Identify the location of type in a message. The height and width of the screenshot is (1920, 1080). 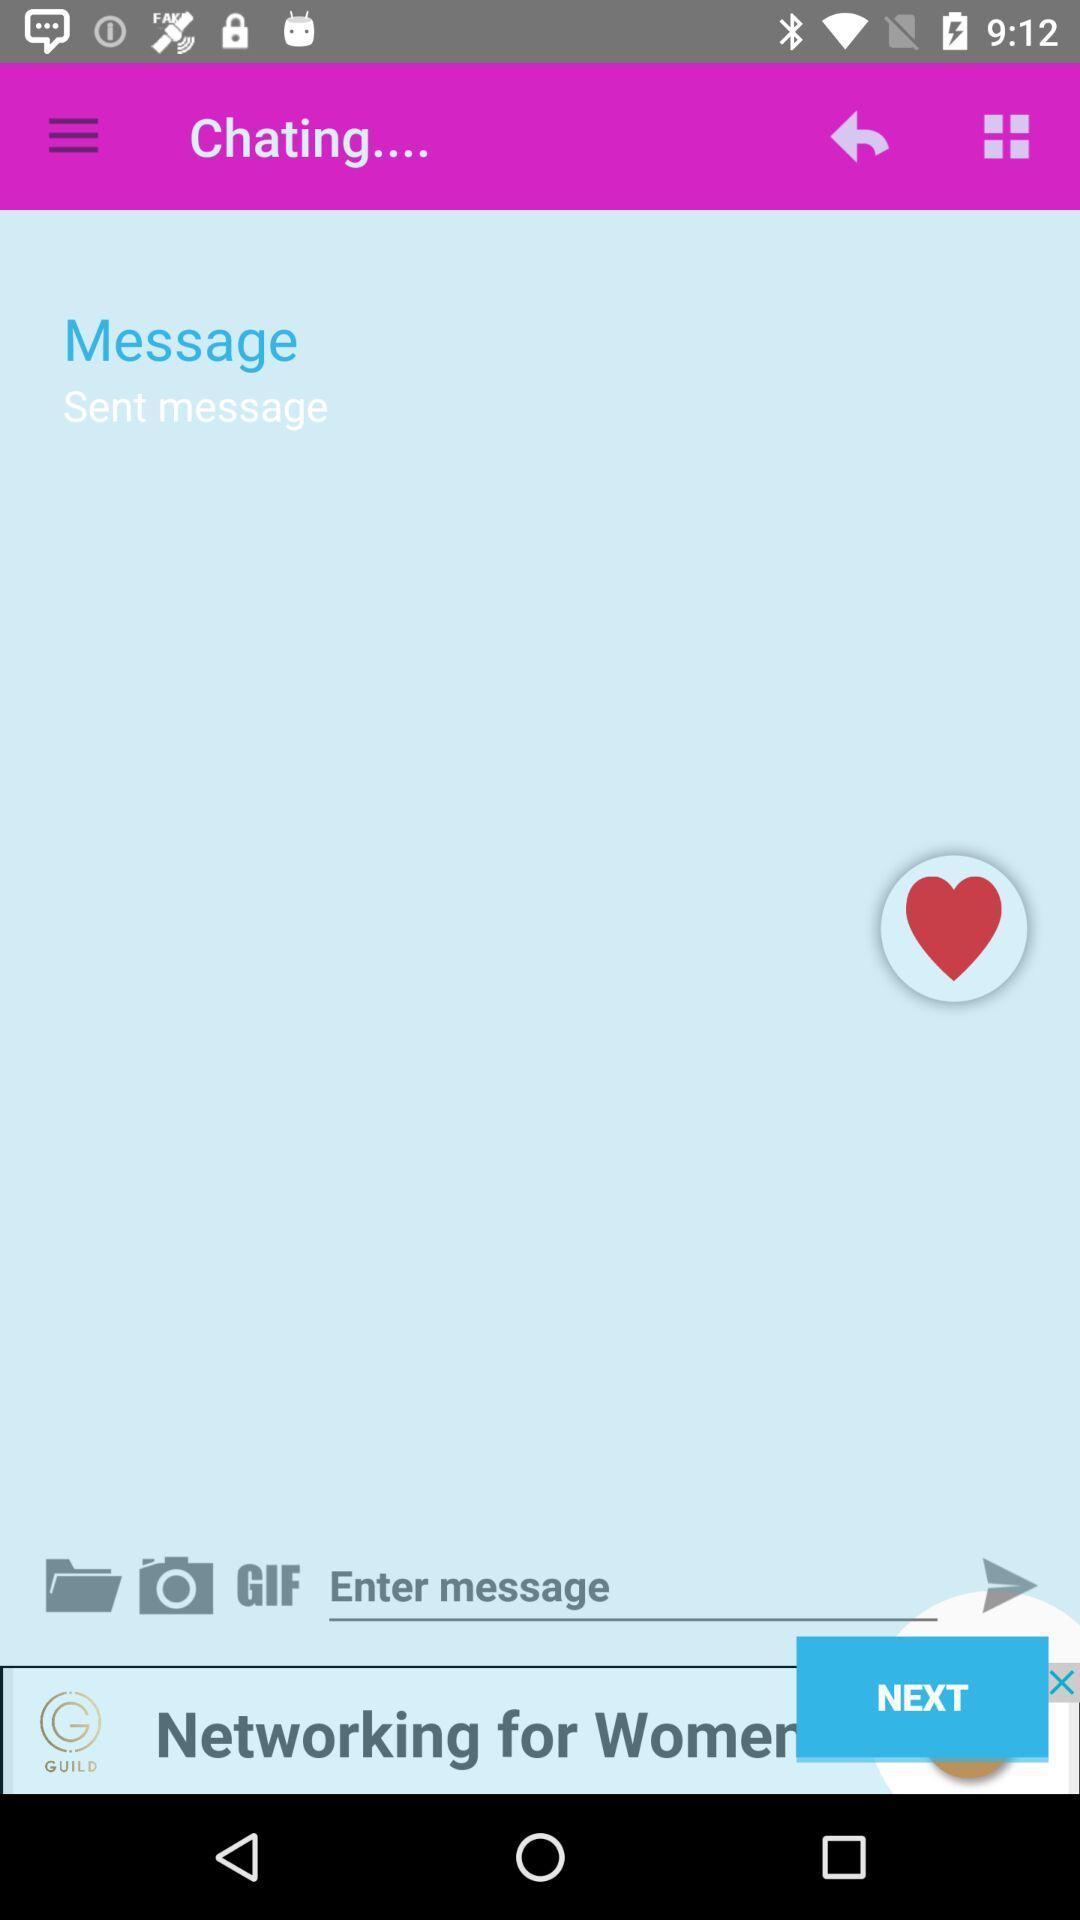
(633, 1584).